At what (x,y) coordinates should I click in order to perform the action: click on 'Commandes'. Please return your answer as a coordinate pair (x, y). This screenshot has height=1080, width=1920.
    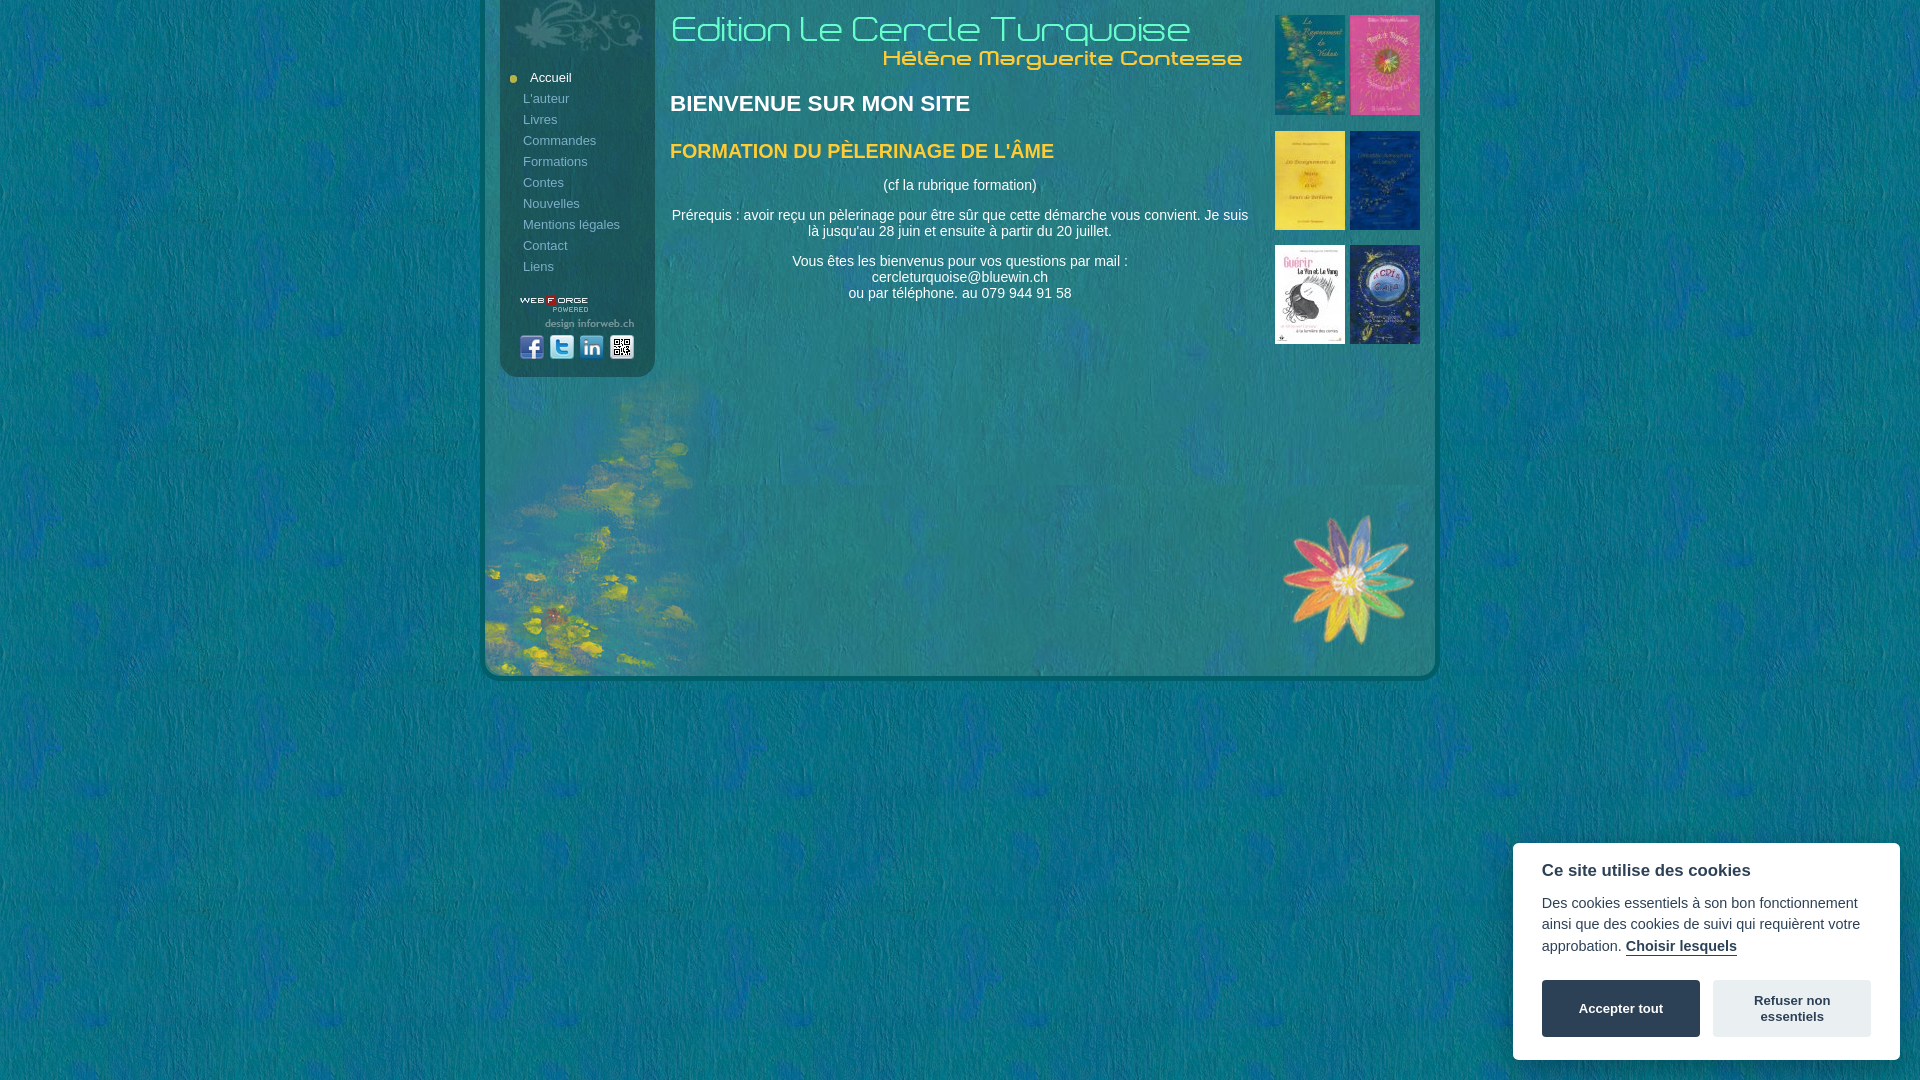
    Looking at the image, I should click on (578, 139).